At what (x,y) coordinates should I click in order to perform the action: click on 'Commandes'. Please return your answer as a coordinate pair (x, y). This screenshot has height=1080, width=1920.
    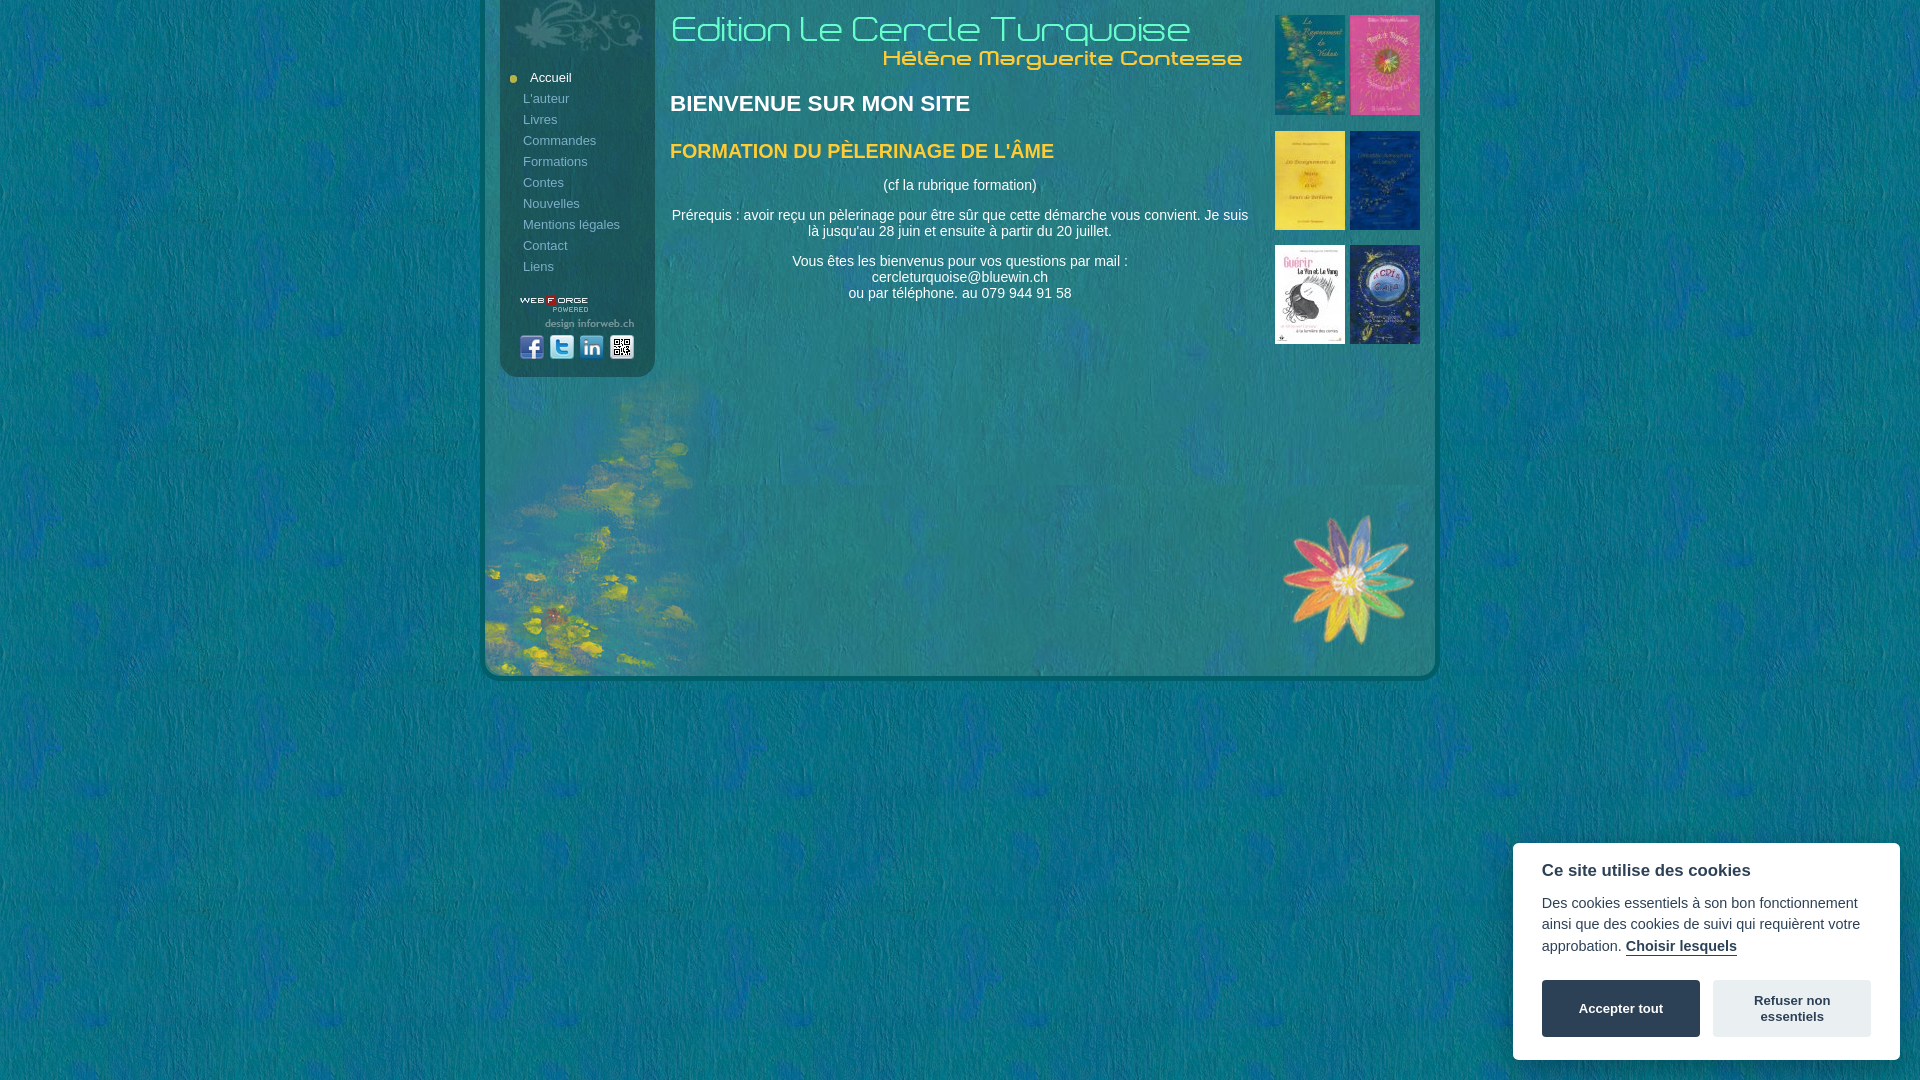
    Looking at the image, I should click on (578, 139).